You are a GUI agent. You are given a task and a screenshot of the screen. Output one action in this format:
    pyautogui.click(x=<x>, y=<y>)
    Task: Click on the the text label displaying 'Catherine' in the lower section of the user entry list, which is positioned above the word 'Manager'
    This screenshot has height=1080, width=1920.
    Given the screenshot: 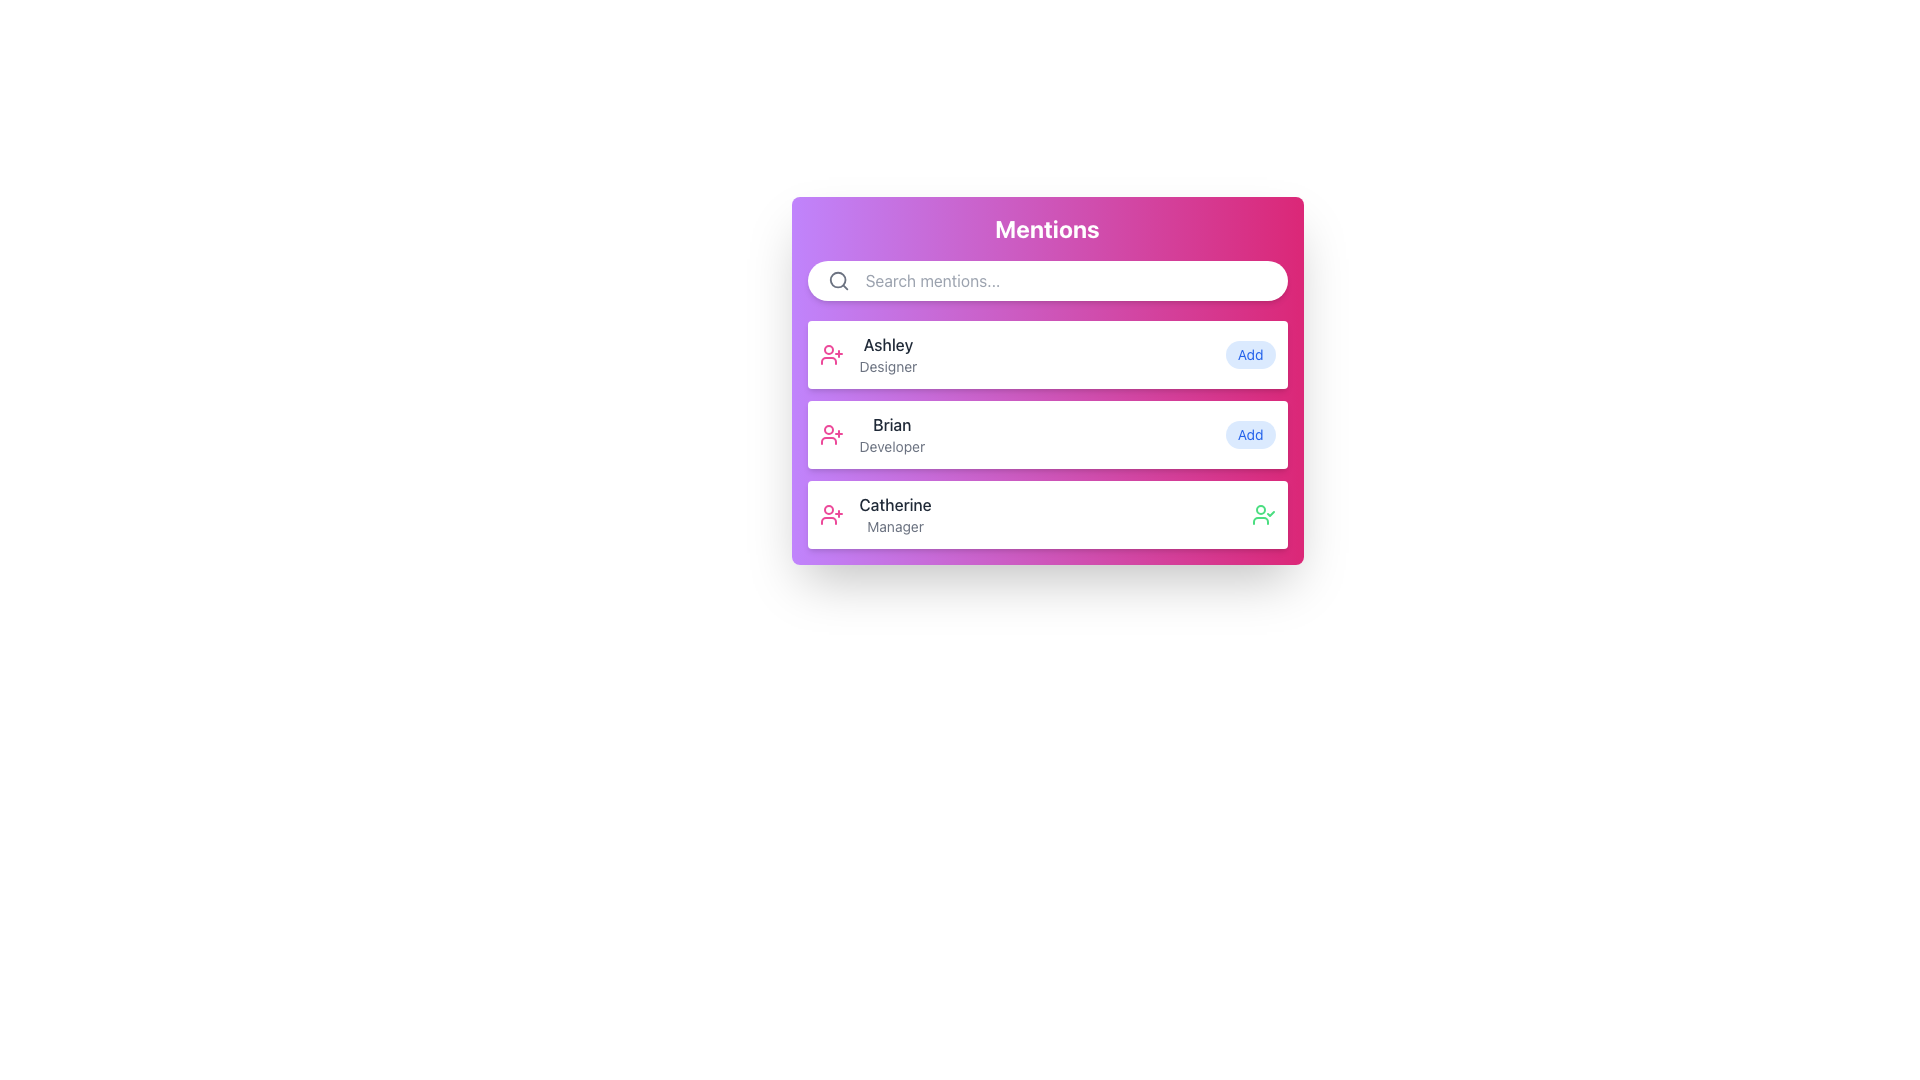 What is the action you would take?
    pyautogui.click(x=894, y=504)
    